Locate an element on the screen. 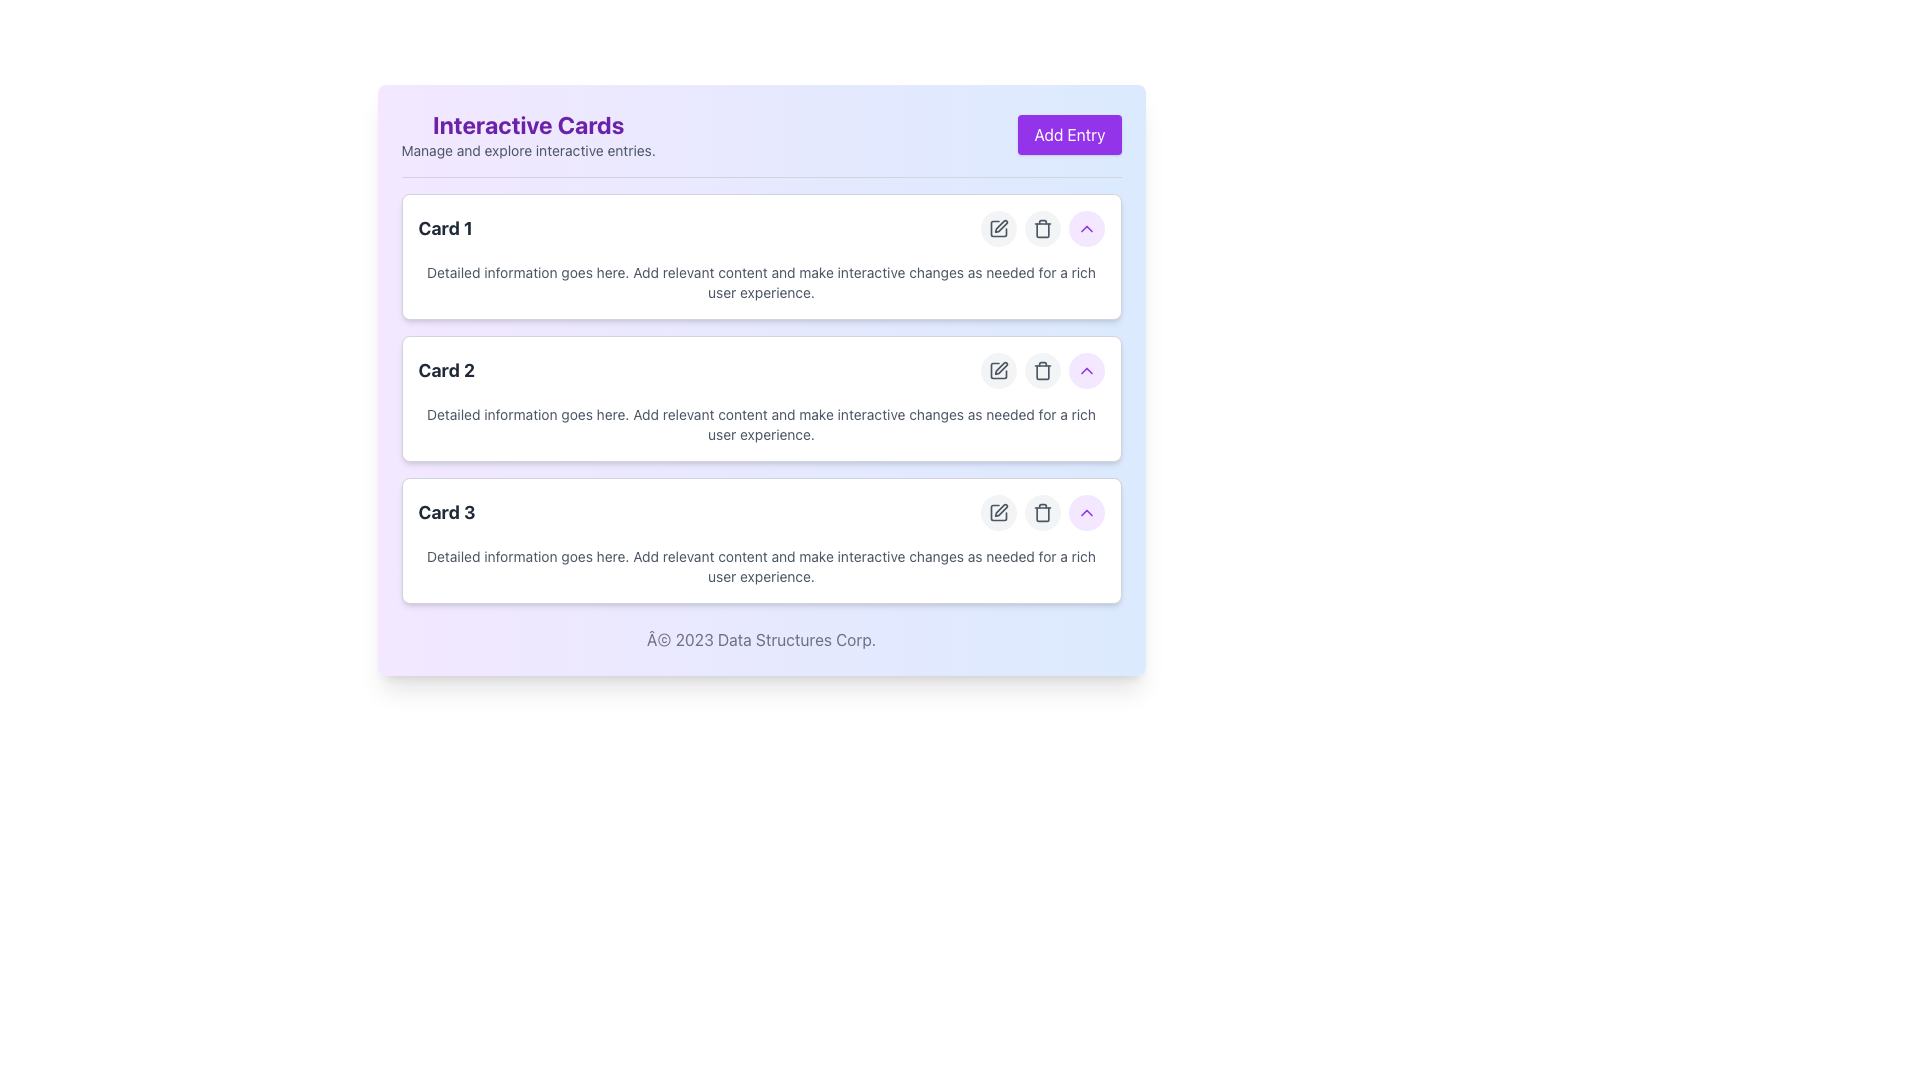 The image size is (1920, 1080). descriptive text content located in the central body area of 'Card 2', which informs the user about the card's purpose or details is located at coordinates (760, 423).